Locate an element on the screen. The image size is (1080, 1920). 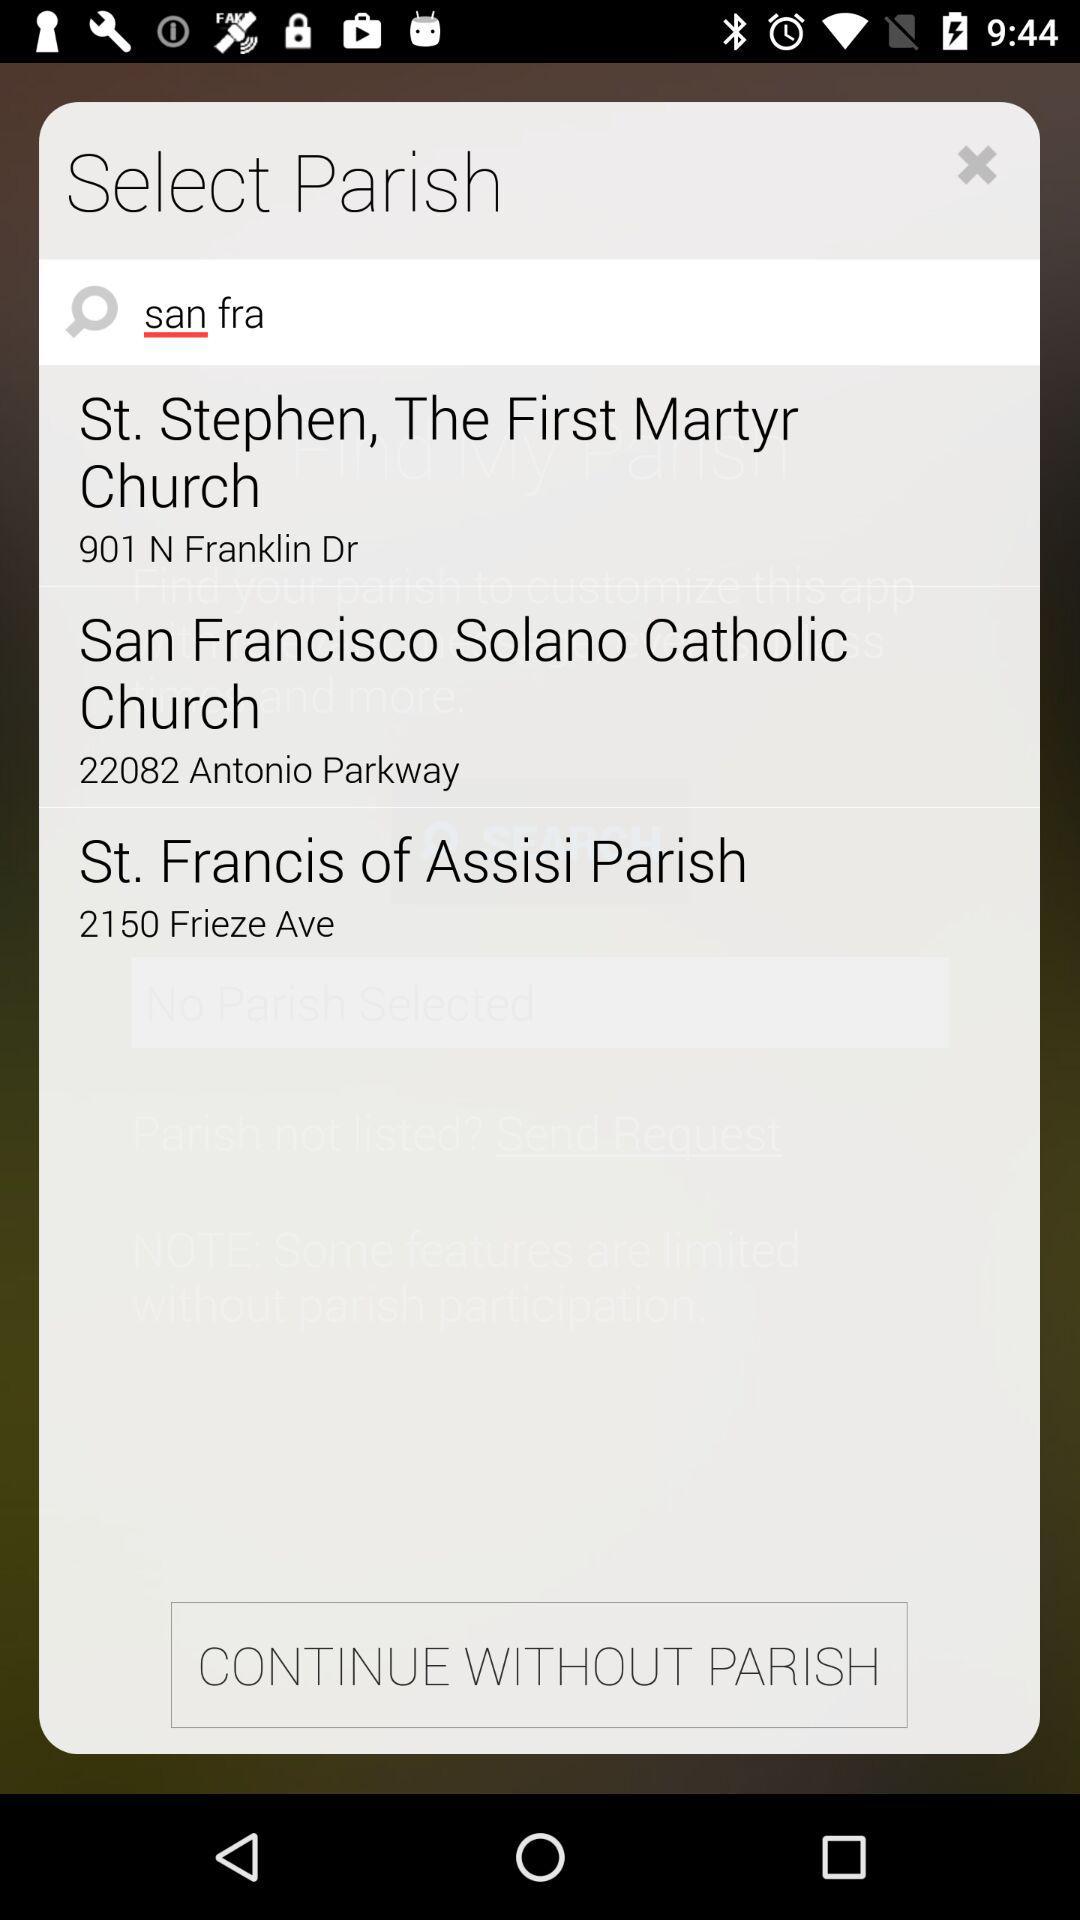
icon above the continue without parish is located at coordinates (483, 921).